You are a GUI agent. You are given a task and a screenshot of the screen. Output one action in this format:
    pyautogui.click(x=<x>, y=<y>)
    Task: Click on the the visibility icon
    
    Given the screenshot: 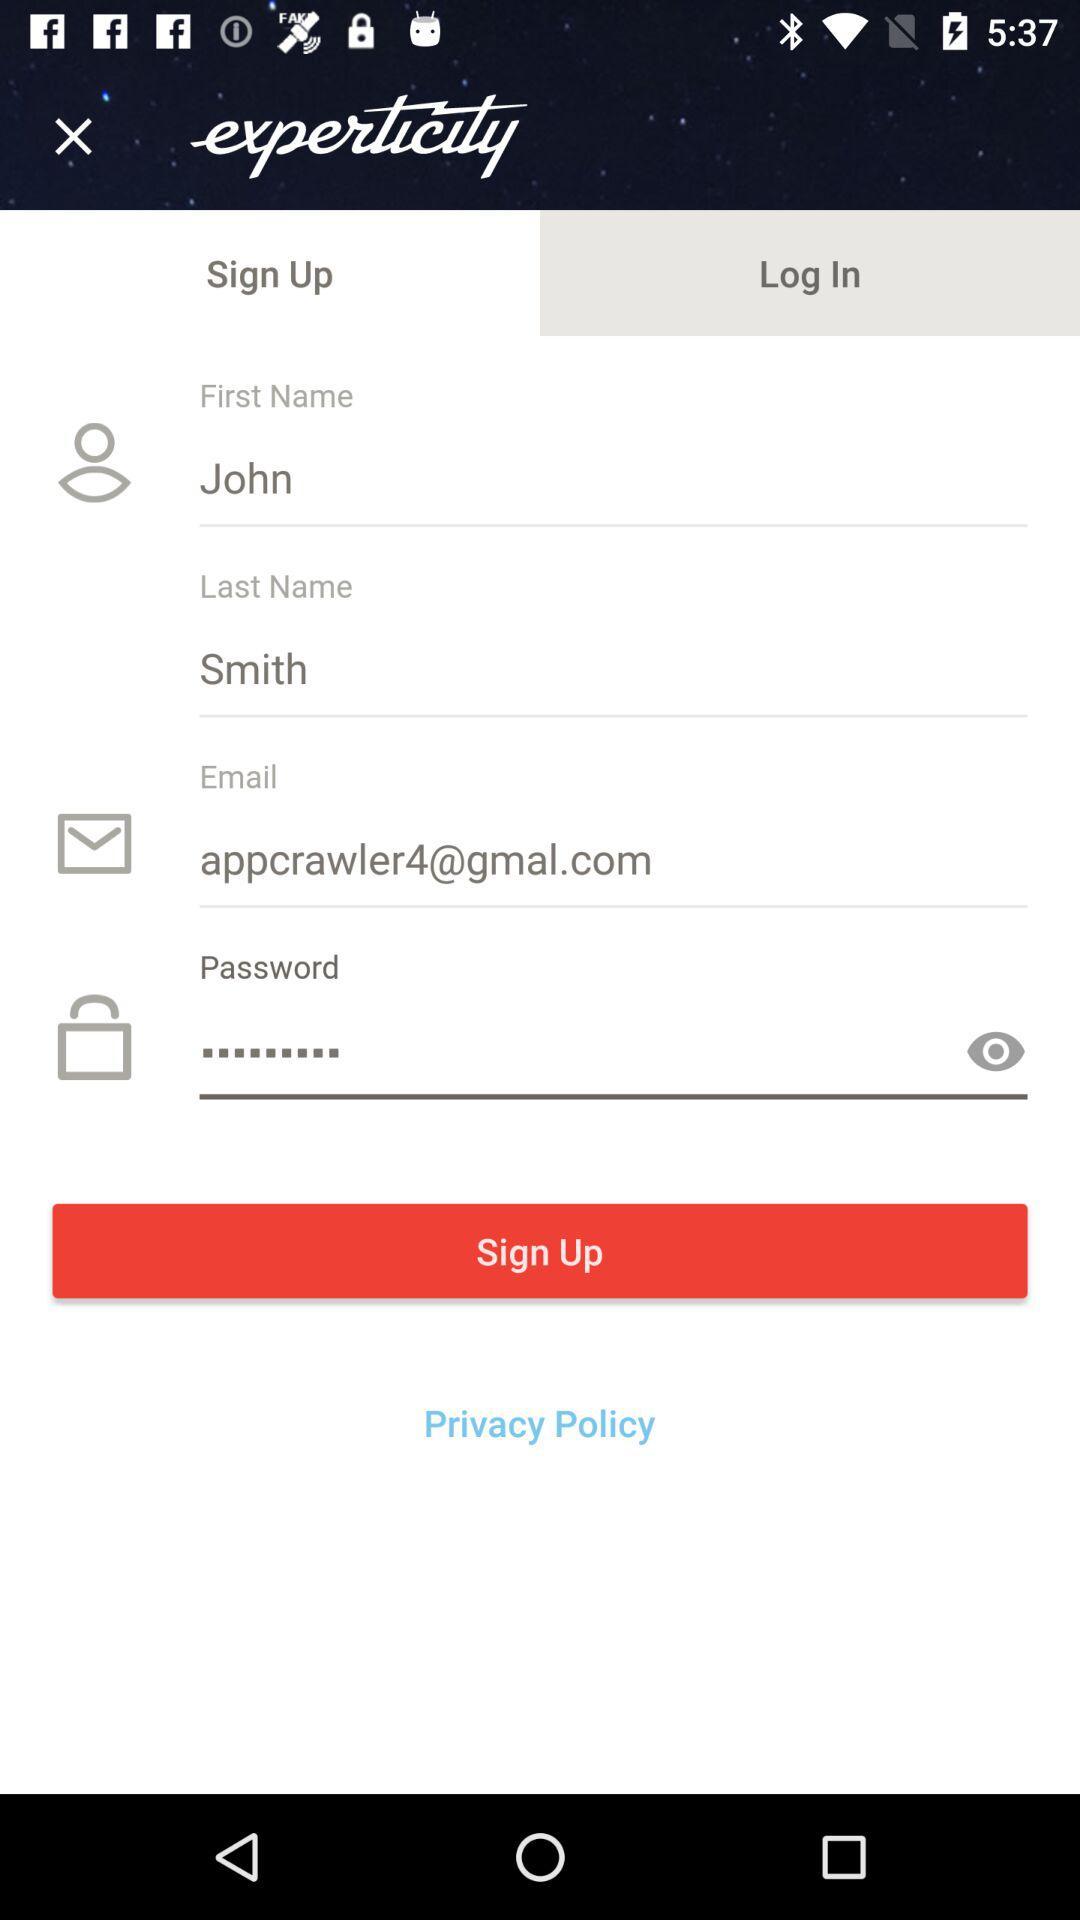 What is the action you would take?
    pyautogui.click(x=995, y=1050)
    